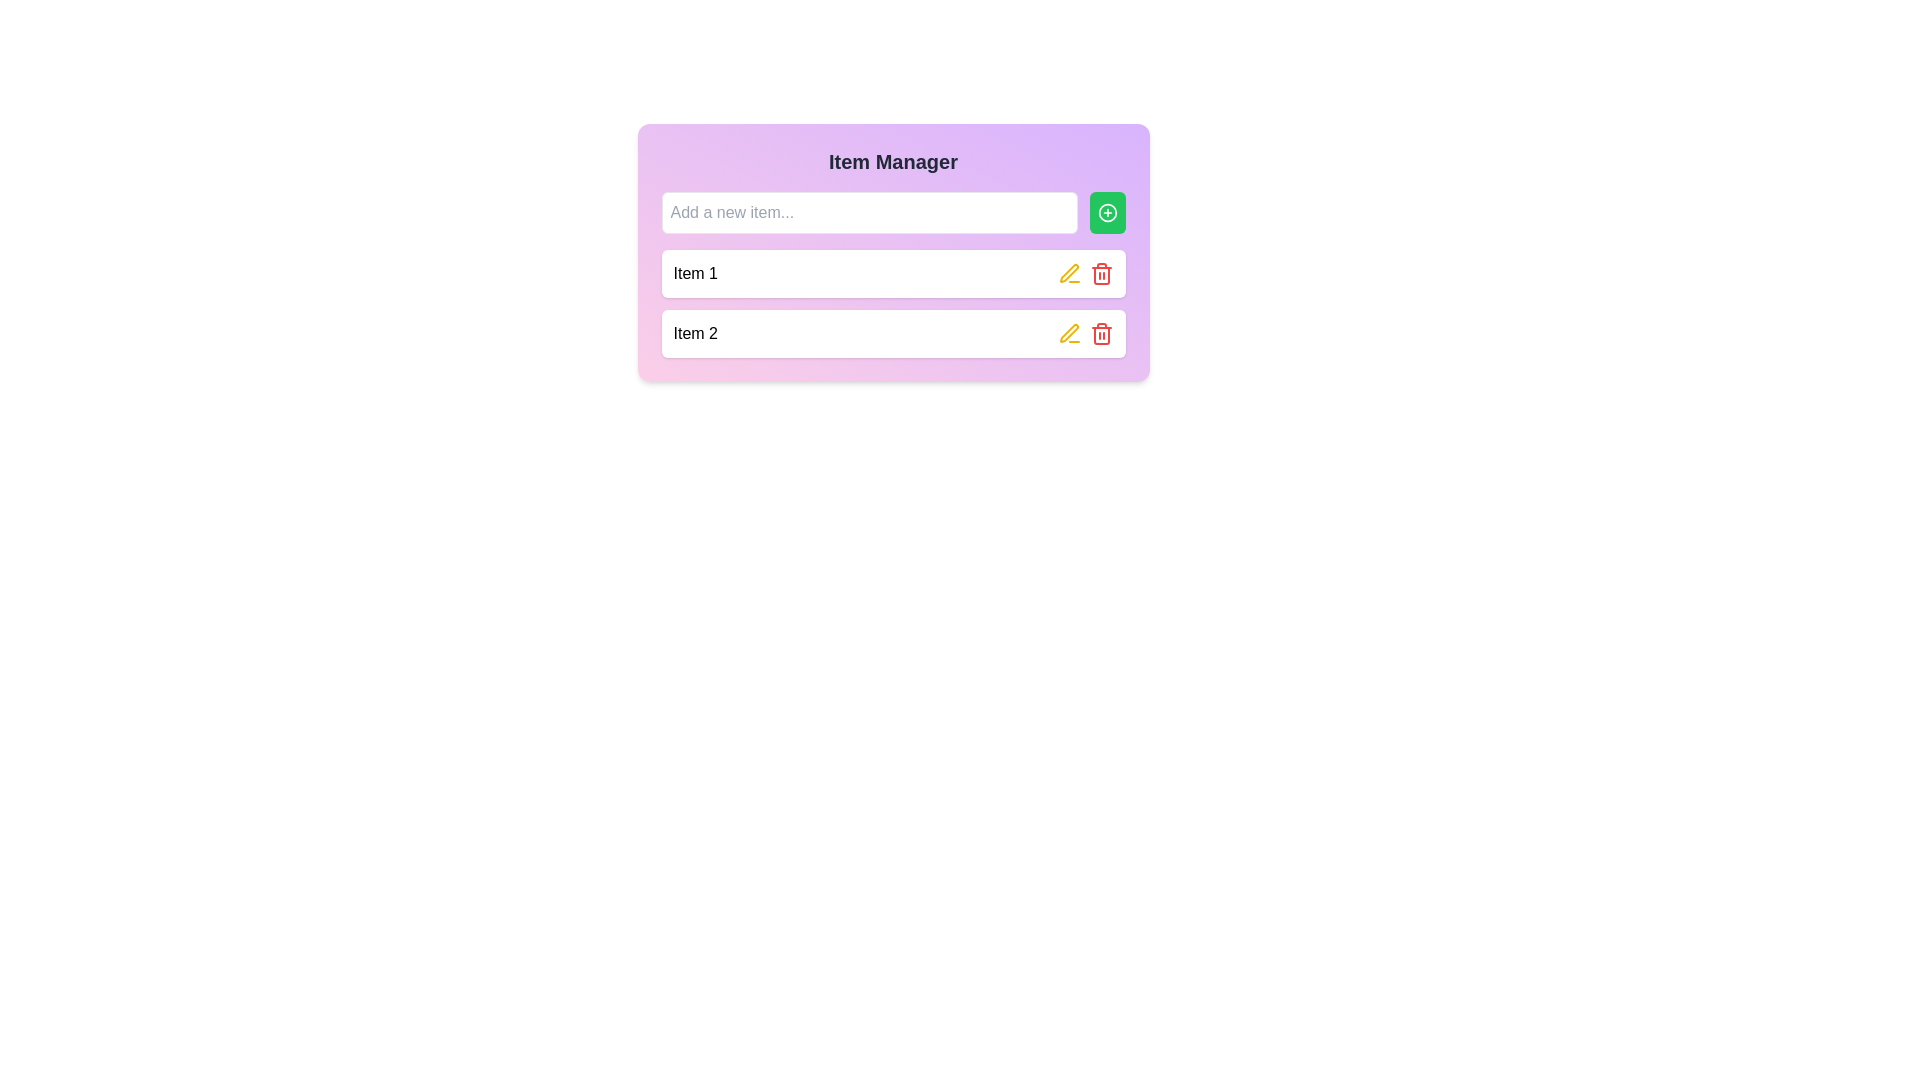 Image resolution: width=1920 pixels, height=1080 pixels. I want to click on heading text element that displays 'Item Manager', which is in bold, dark gray font and centrally positioned within a gradient-colored rectangular box, so click(892, 161).